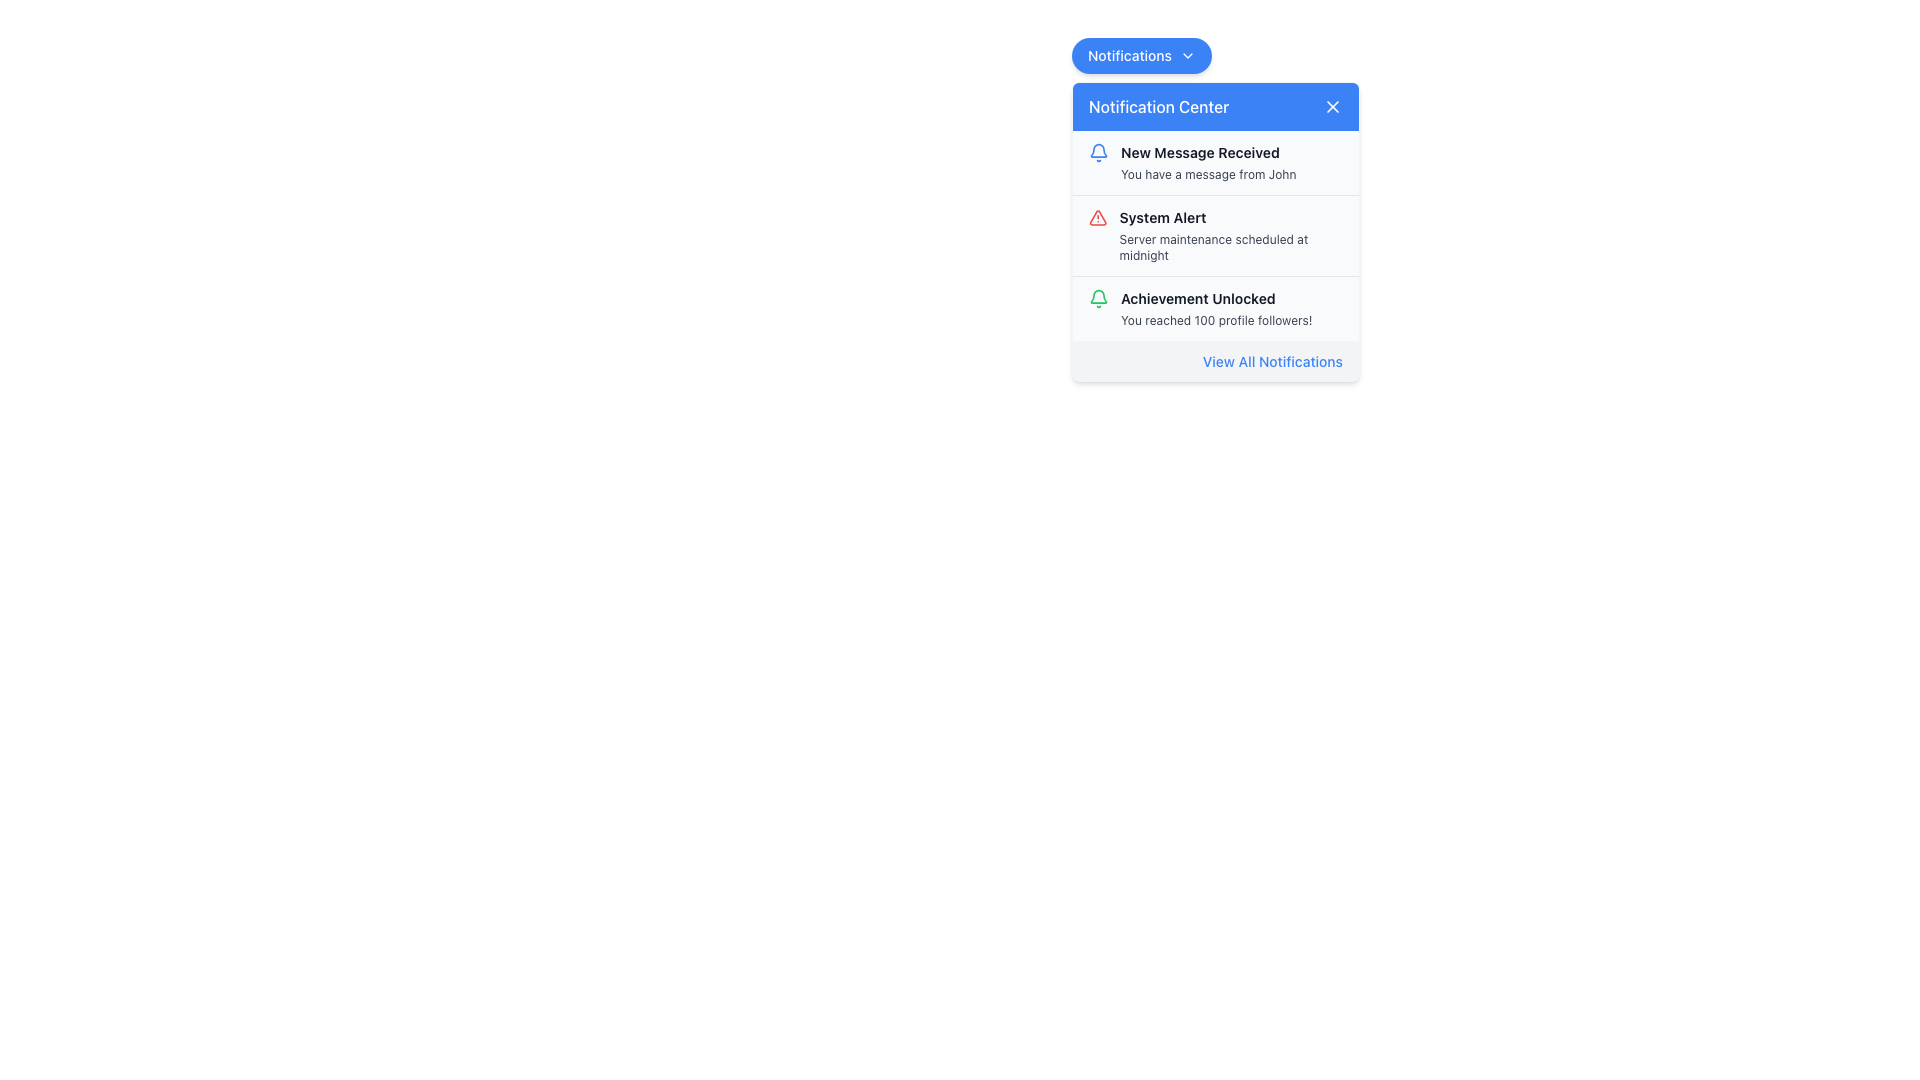 Image resolution: width=1920 pixels, height=1080 pixels. I want to click on the notification icon styled as a bell with a green outline, located to the left of the 'Achievement Unlocked' message, so click(1098, 299).